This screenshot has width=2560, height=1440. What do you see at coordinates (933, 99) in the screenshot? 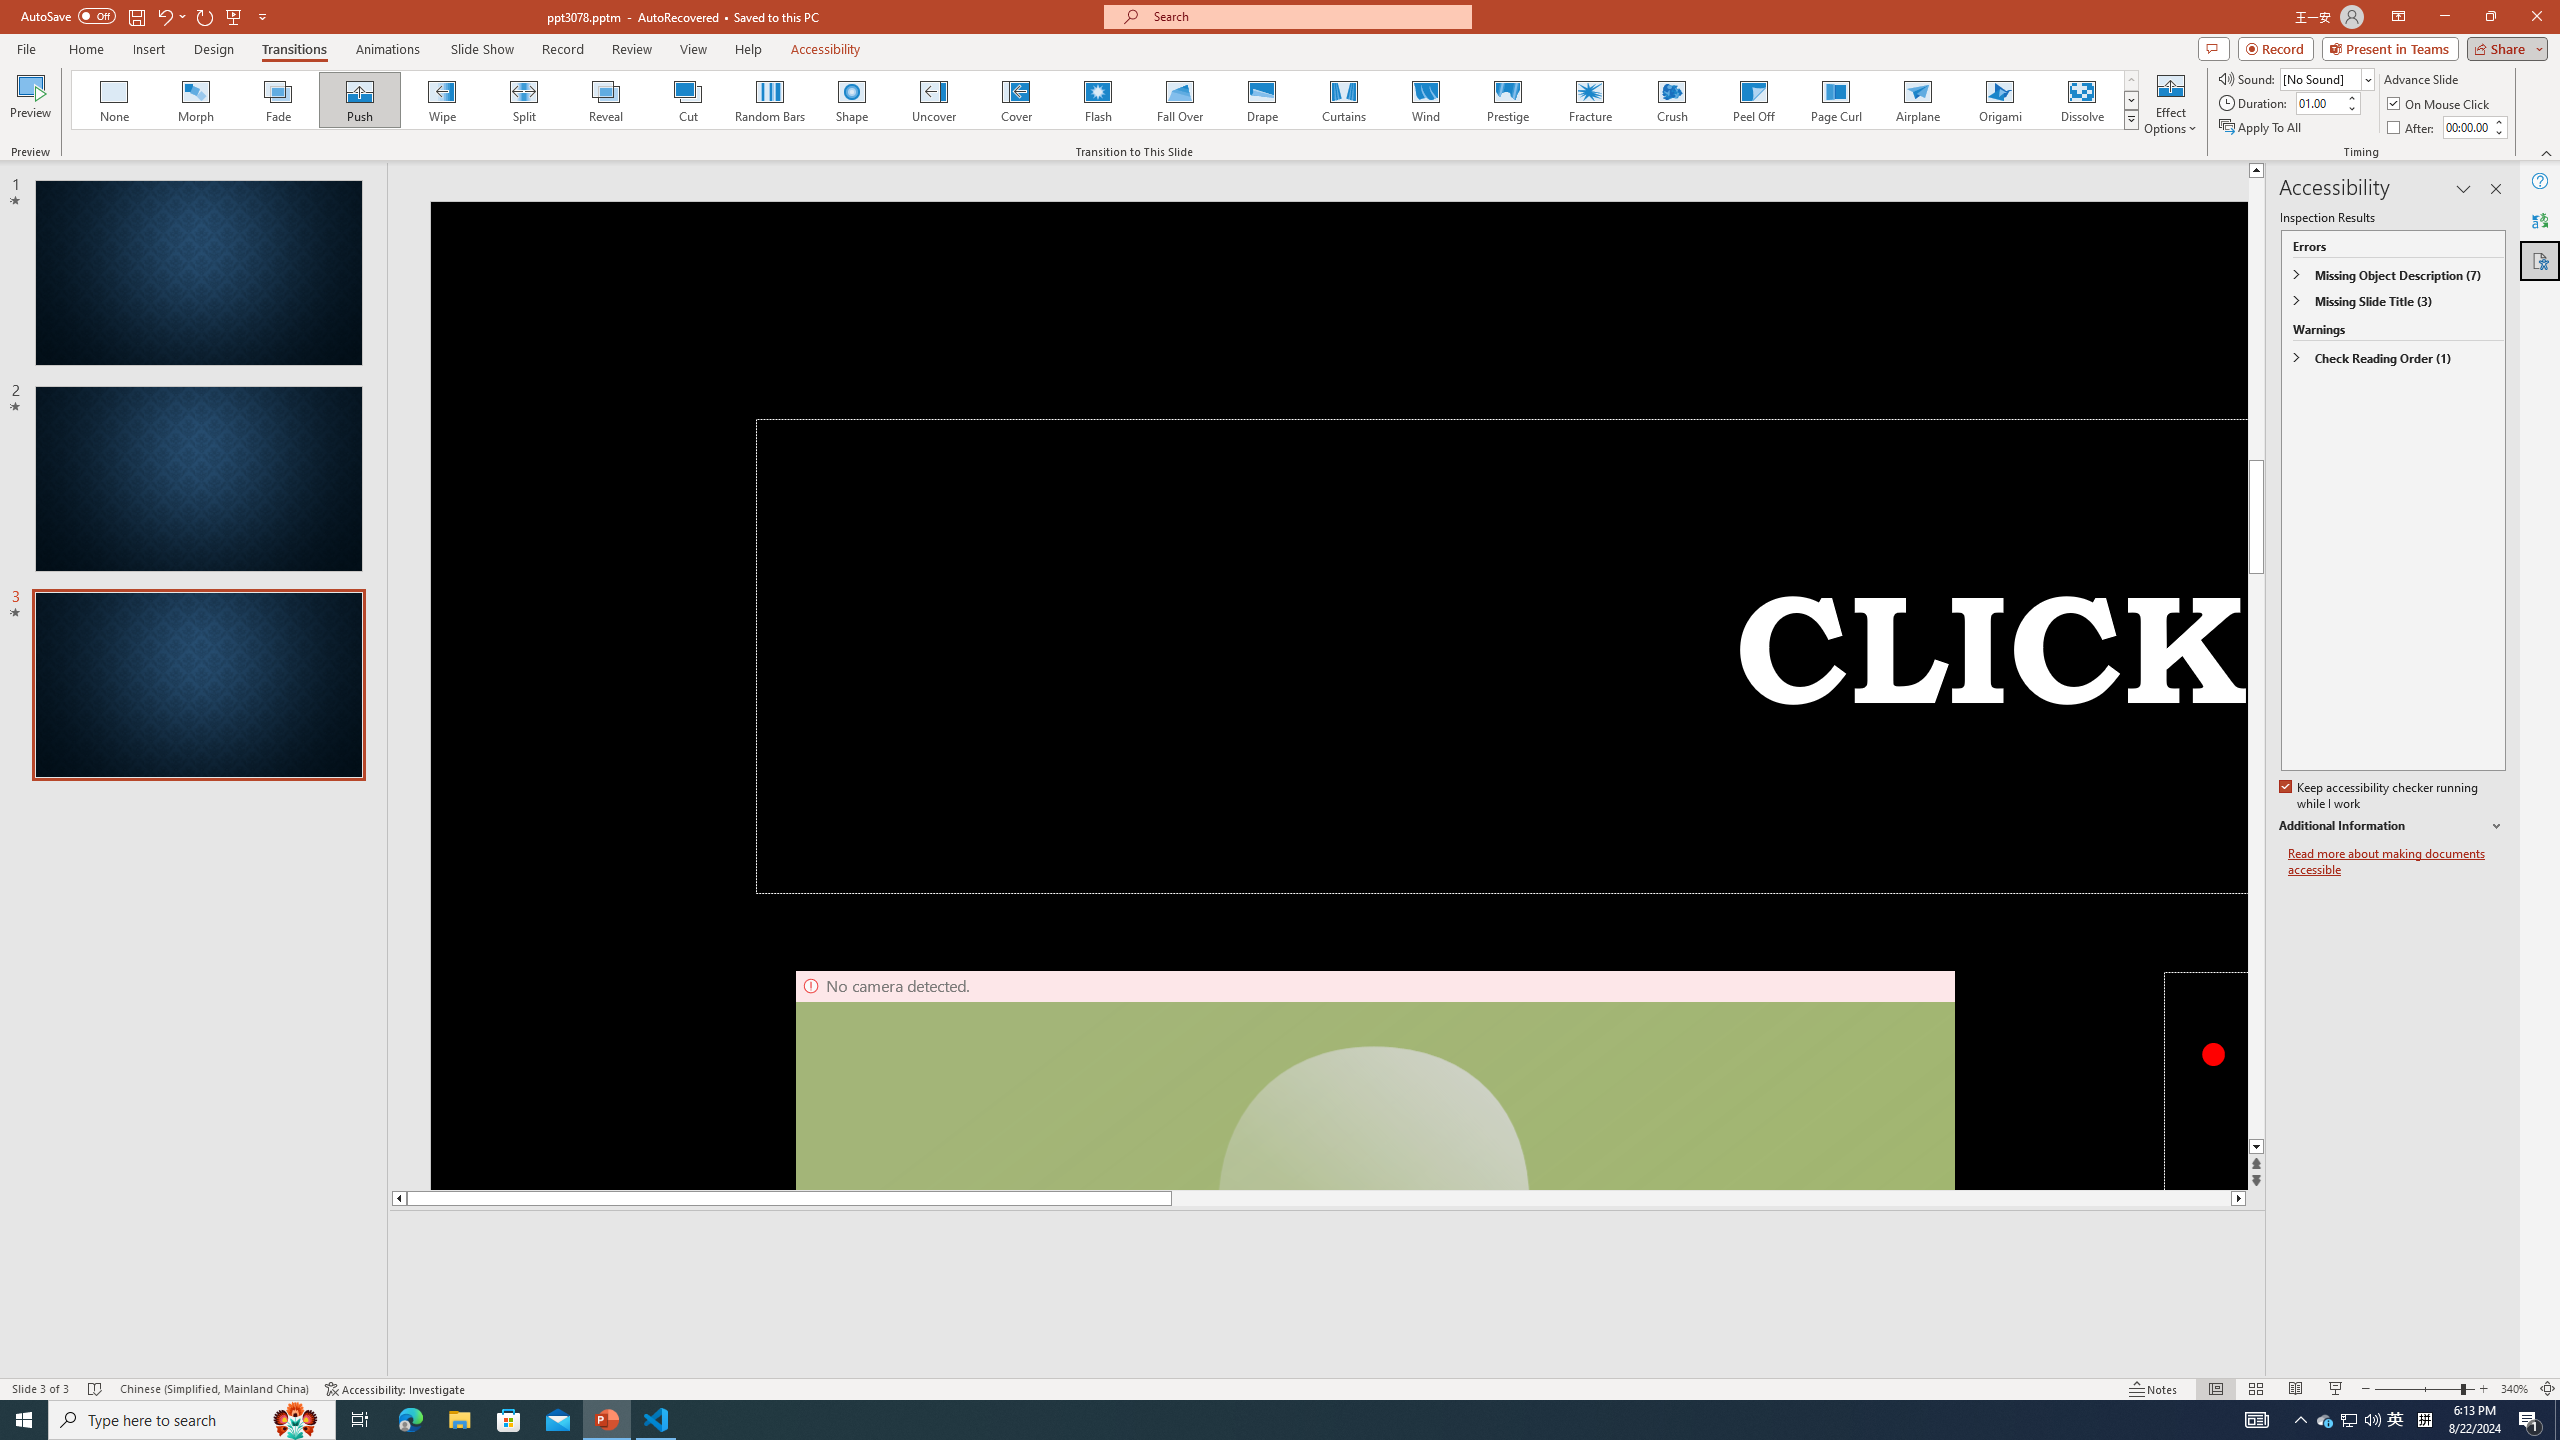
I see `'Uncover'` at bounding box center [933, 99].